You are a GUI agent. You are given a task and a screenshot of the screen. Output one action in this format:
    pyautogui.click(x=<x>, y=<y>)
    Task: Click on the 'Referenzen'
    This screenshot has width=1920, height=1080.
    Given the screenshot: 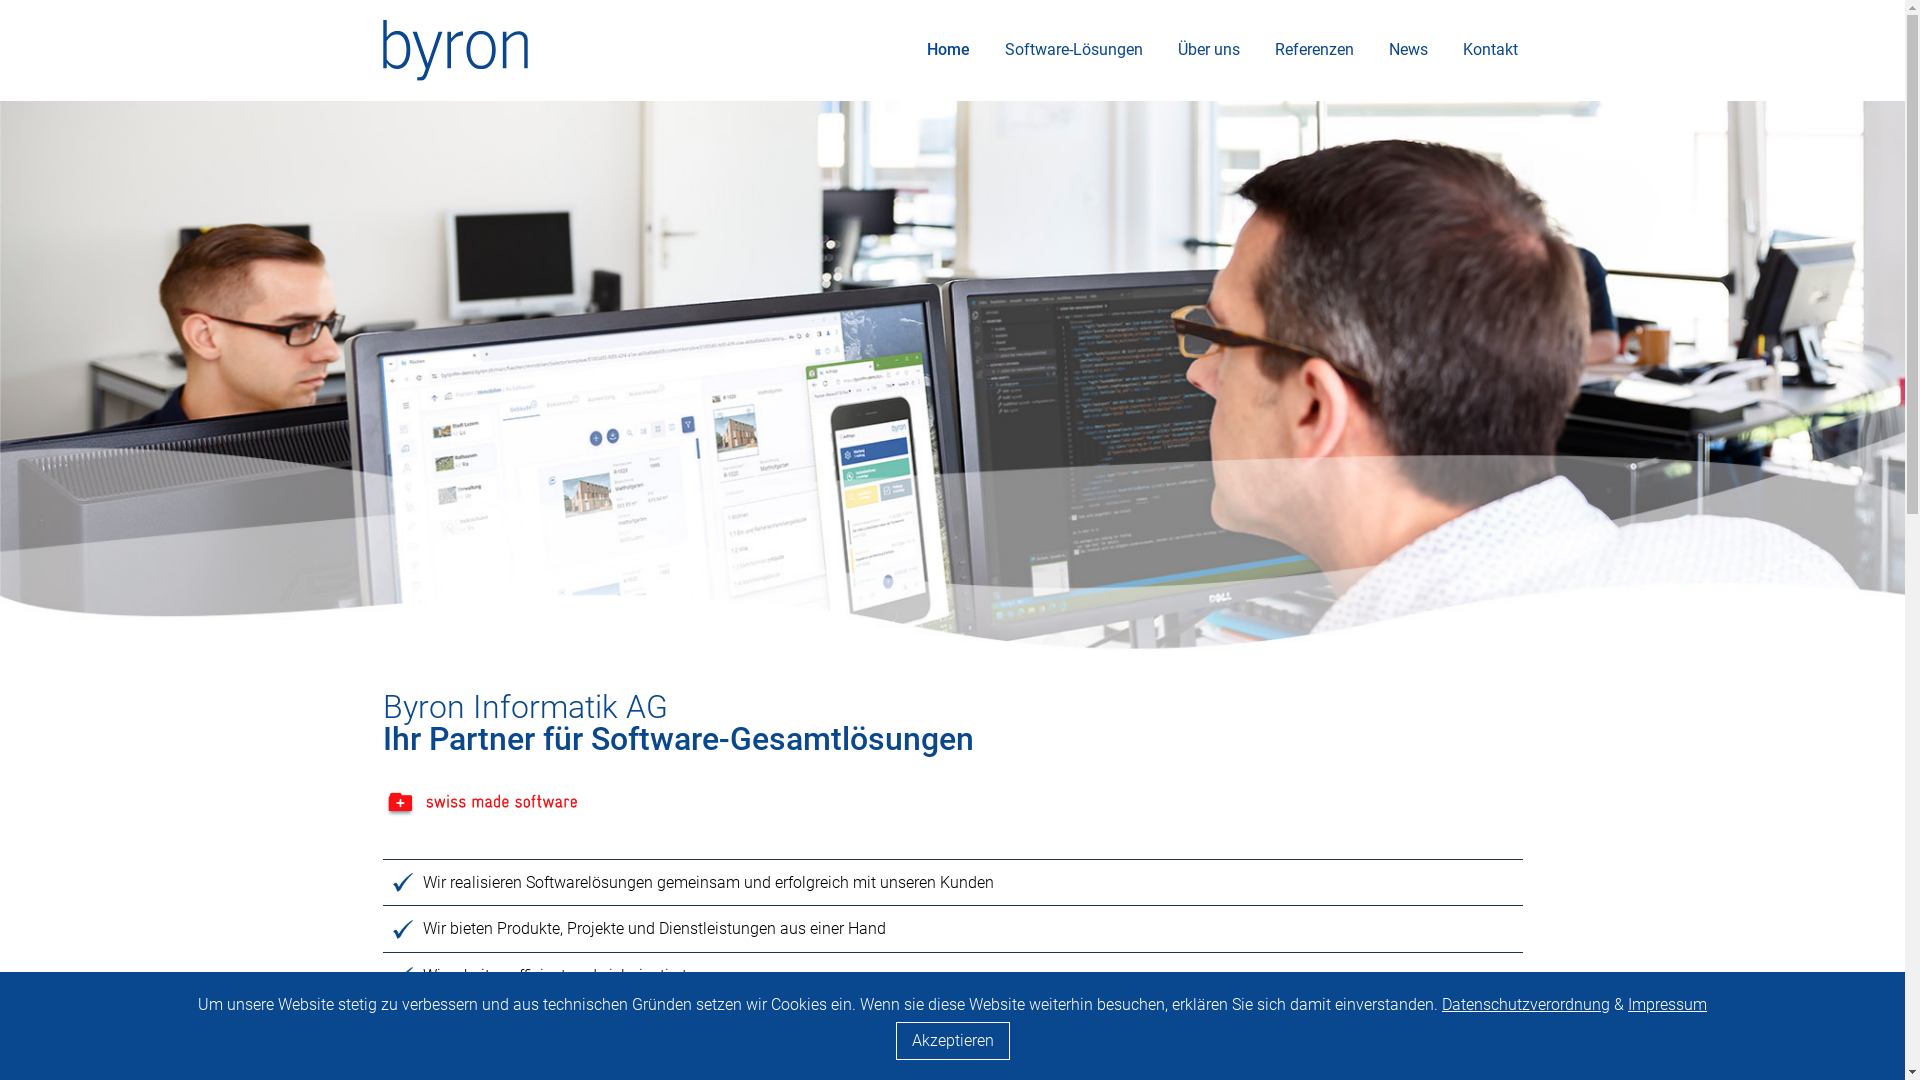 What is the action you would take?
    pyautogui.click(x=1314, y=49)
    